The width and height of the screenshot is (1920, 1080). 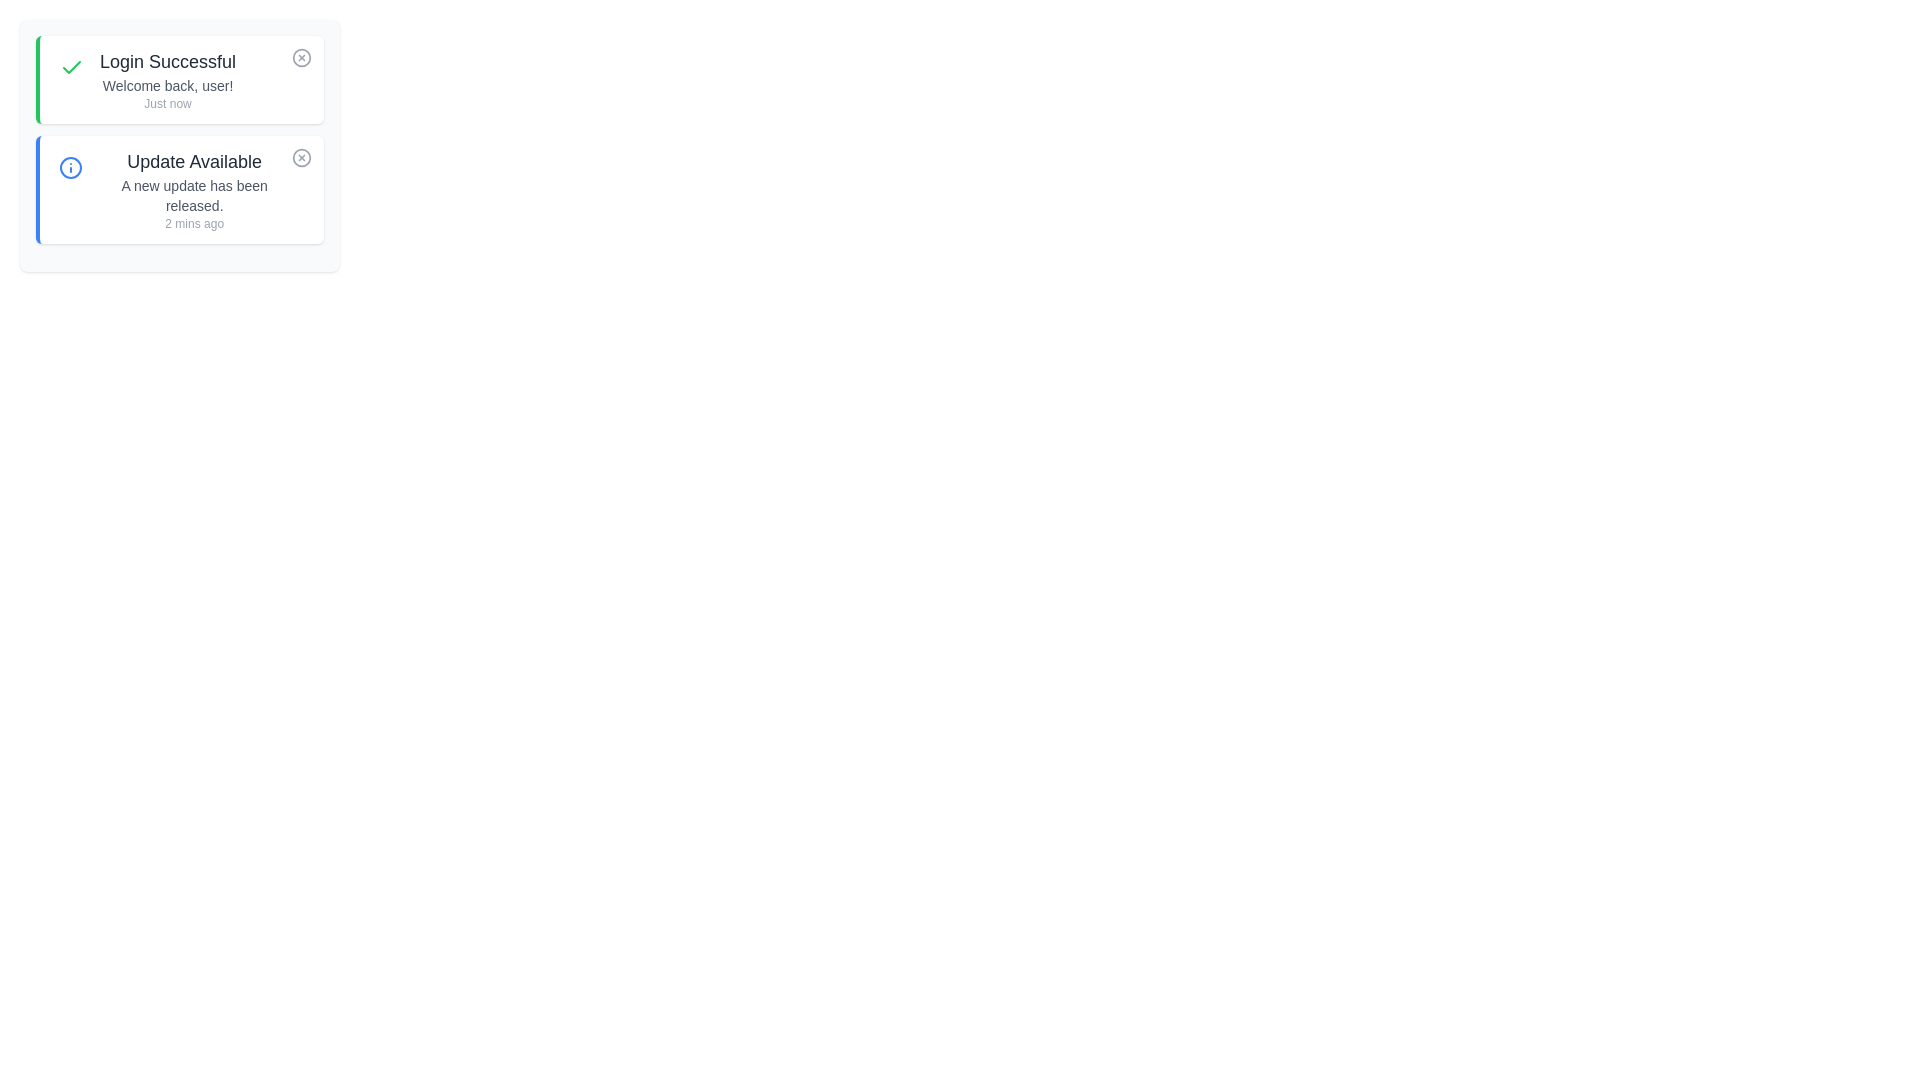 I want to click on the text block that contains the heading 'Update Available', subtext 'A new update has been released', and timestamp '2 mins ago', located on the second card in the notifications stack, so click(x=194, y=189).